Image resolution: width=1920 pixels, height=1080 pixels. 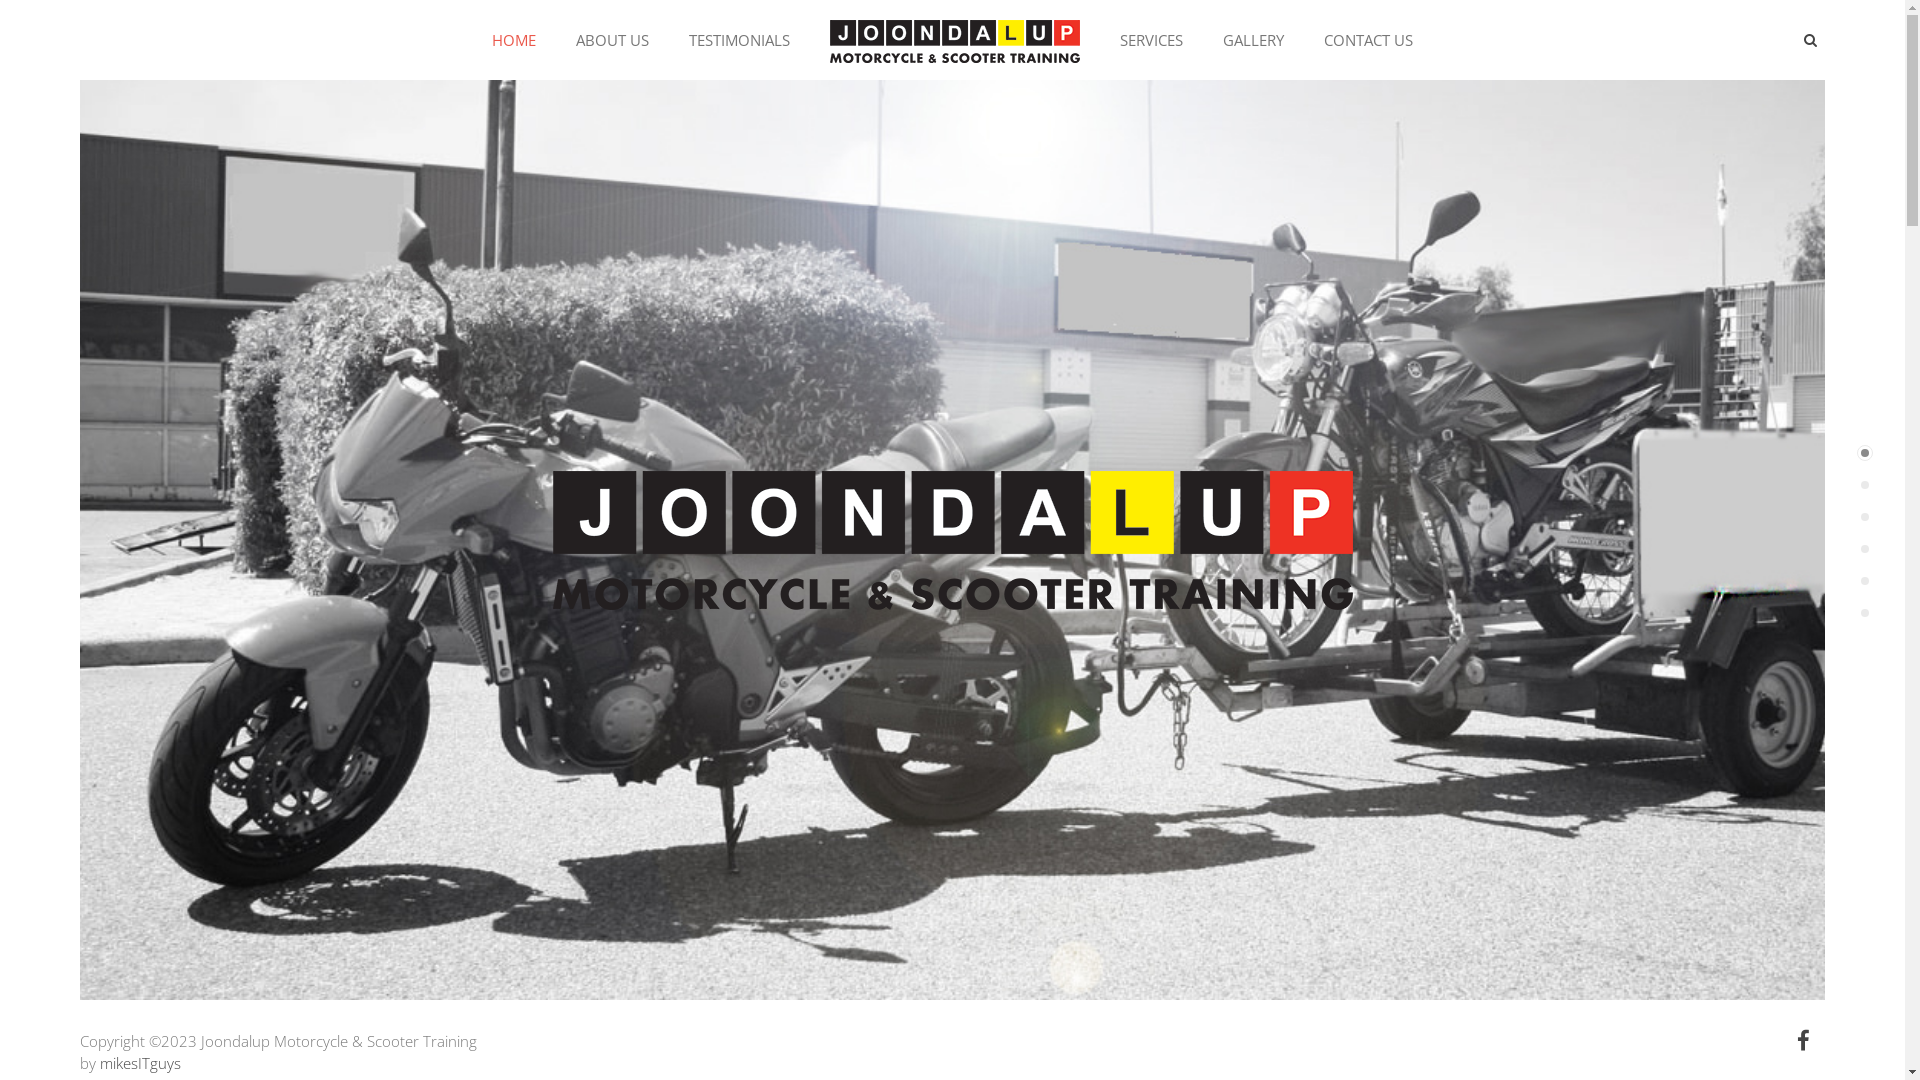 What do you see at coordinates (1252, 39) in the screenshot?
I see `'GALLERY'` at bounding box center [1252, 39].